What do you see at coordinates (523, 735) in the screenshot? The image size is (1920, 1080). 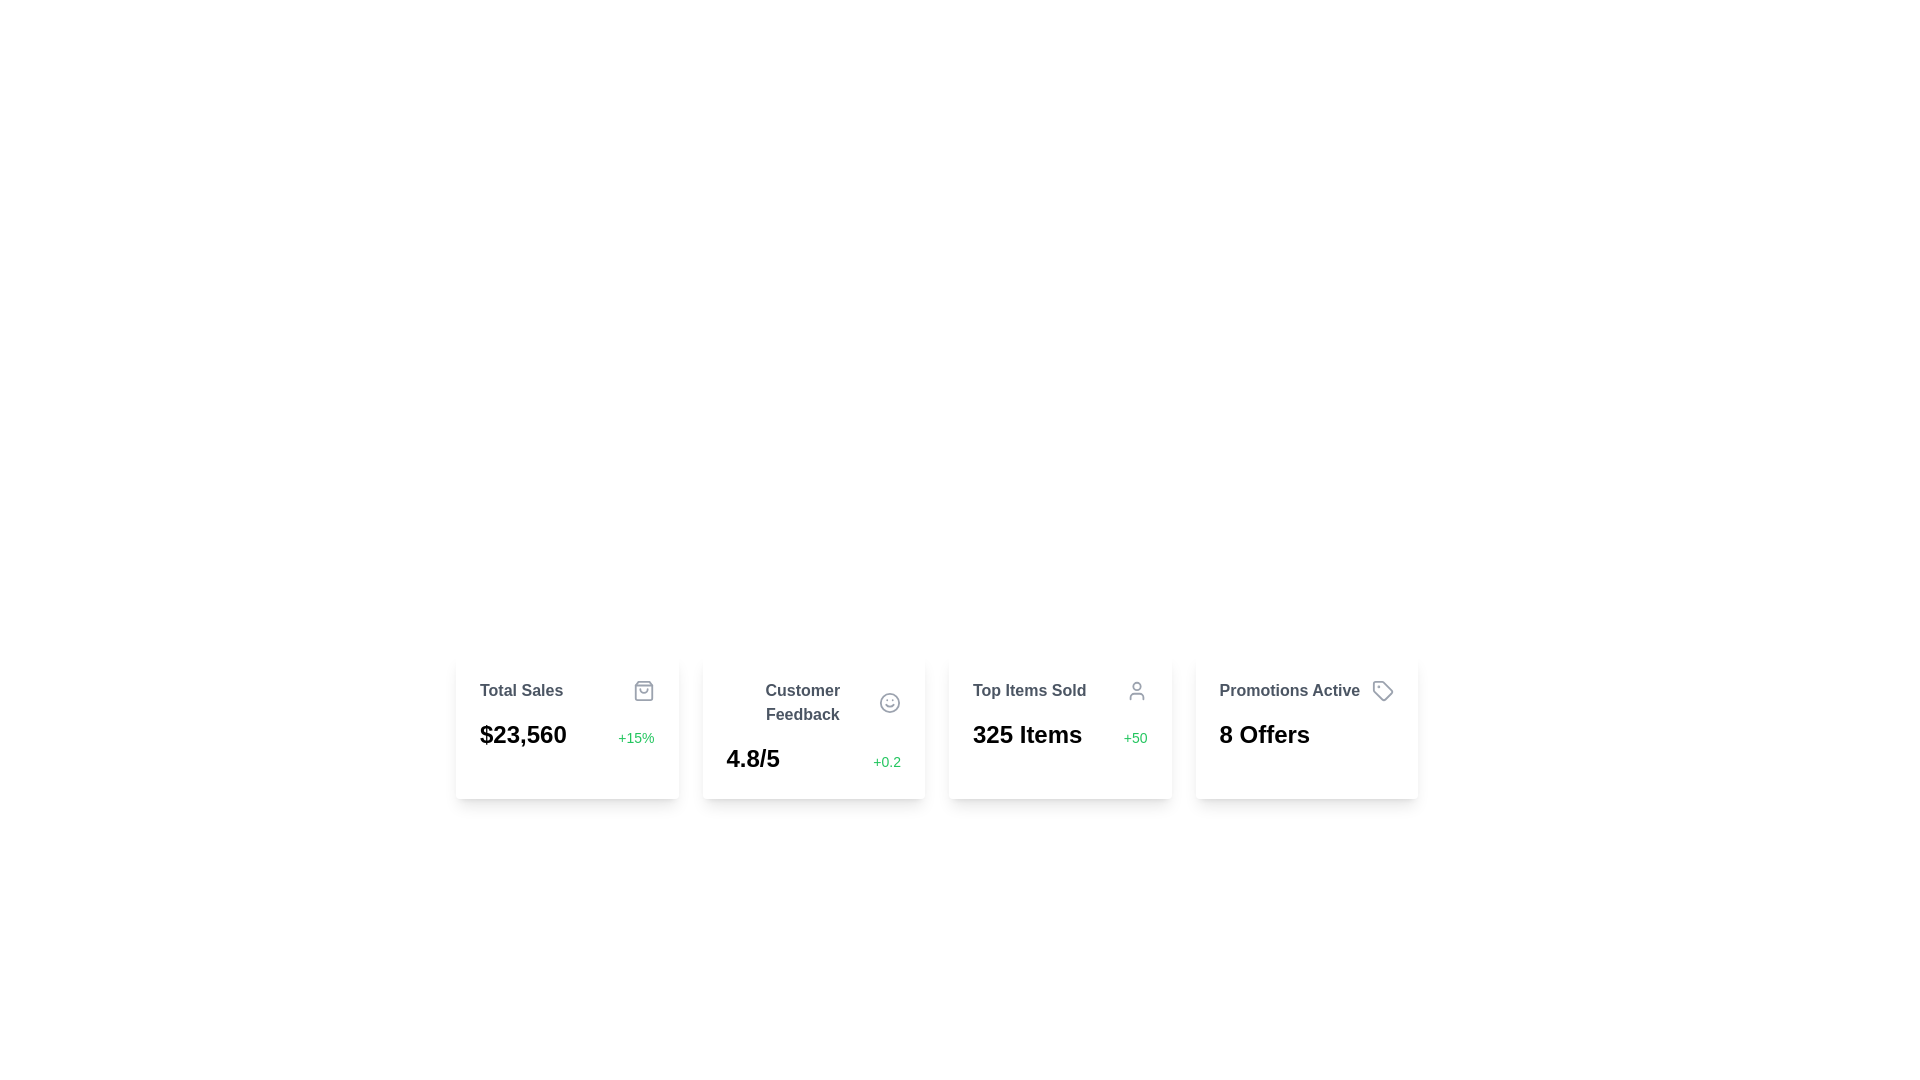 I see `the text displaying the total sales value located in the 'Total Sales' card, which is positioned towards the top-left of the card, above the smaller green text that reads '+15%'` at bounding box center [523, 735].